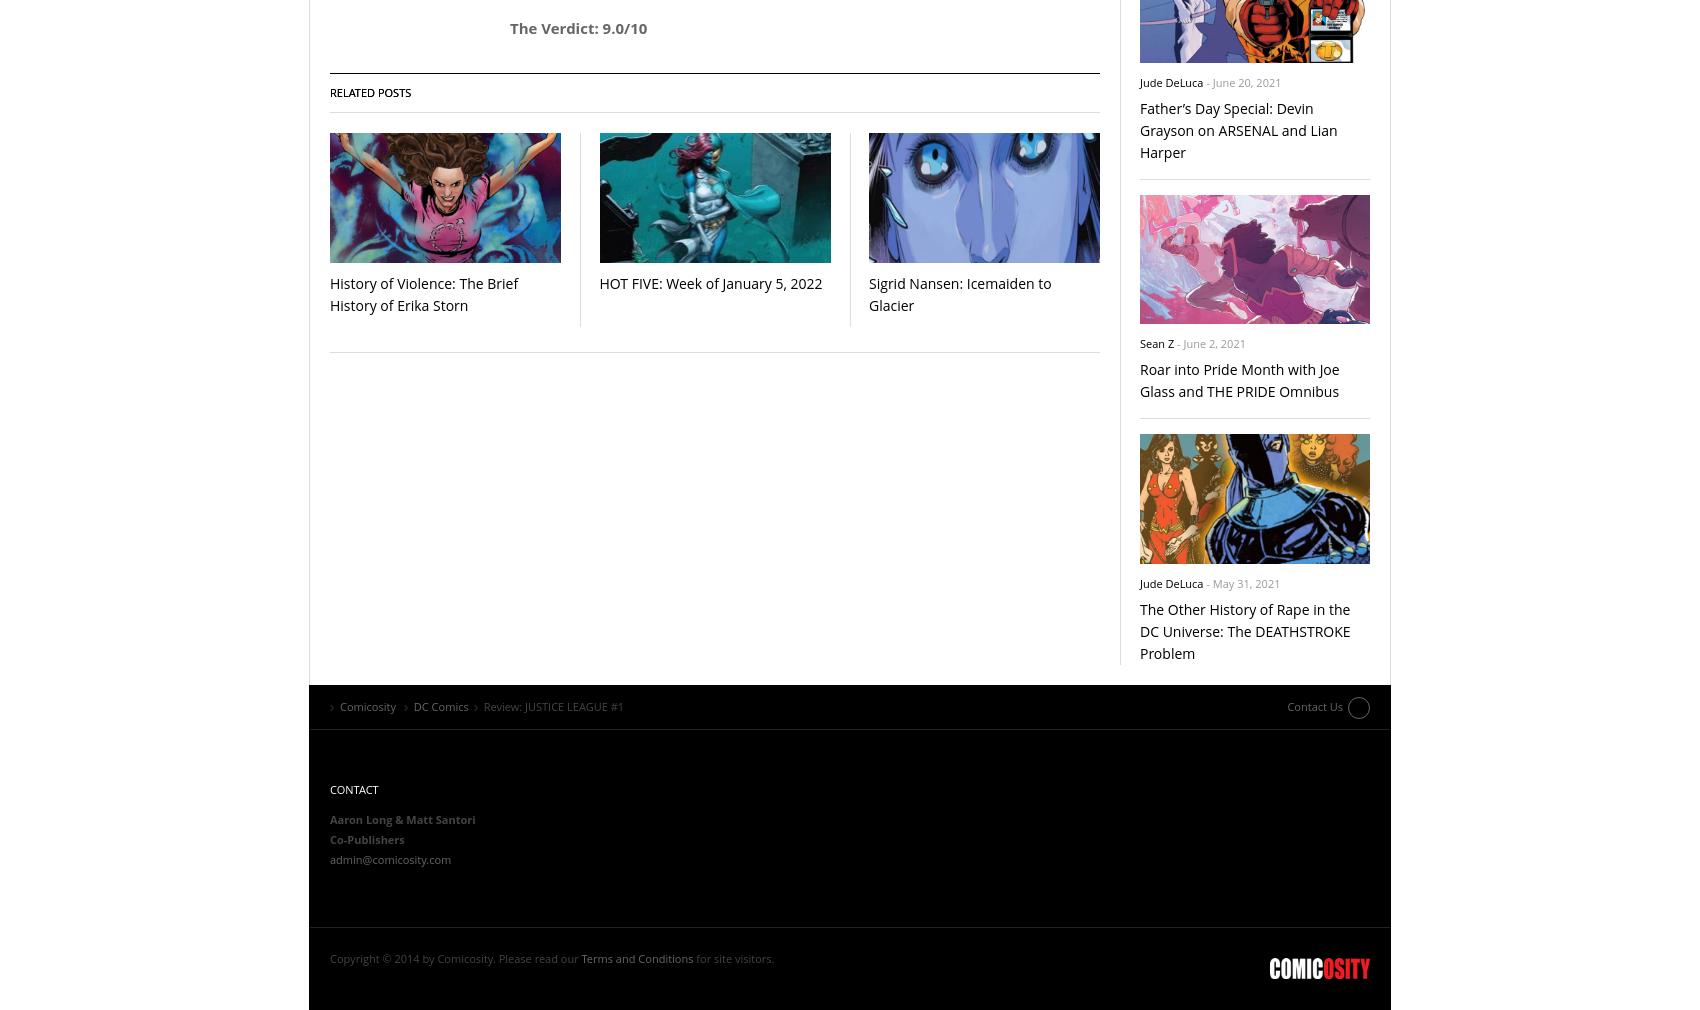  Describe the element at coordinates (552, 704) in the screenshot. I see `'Review: JUSTICE LEAGUE #1'` at that location.